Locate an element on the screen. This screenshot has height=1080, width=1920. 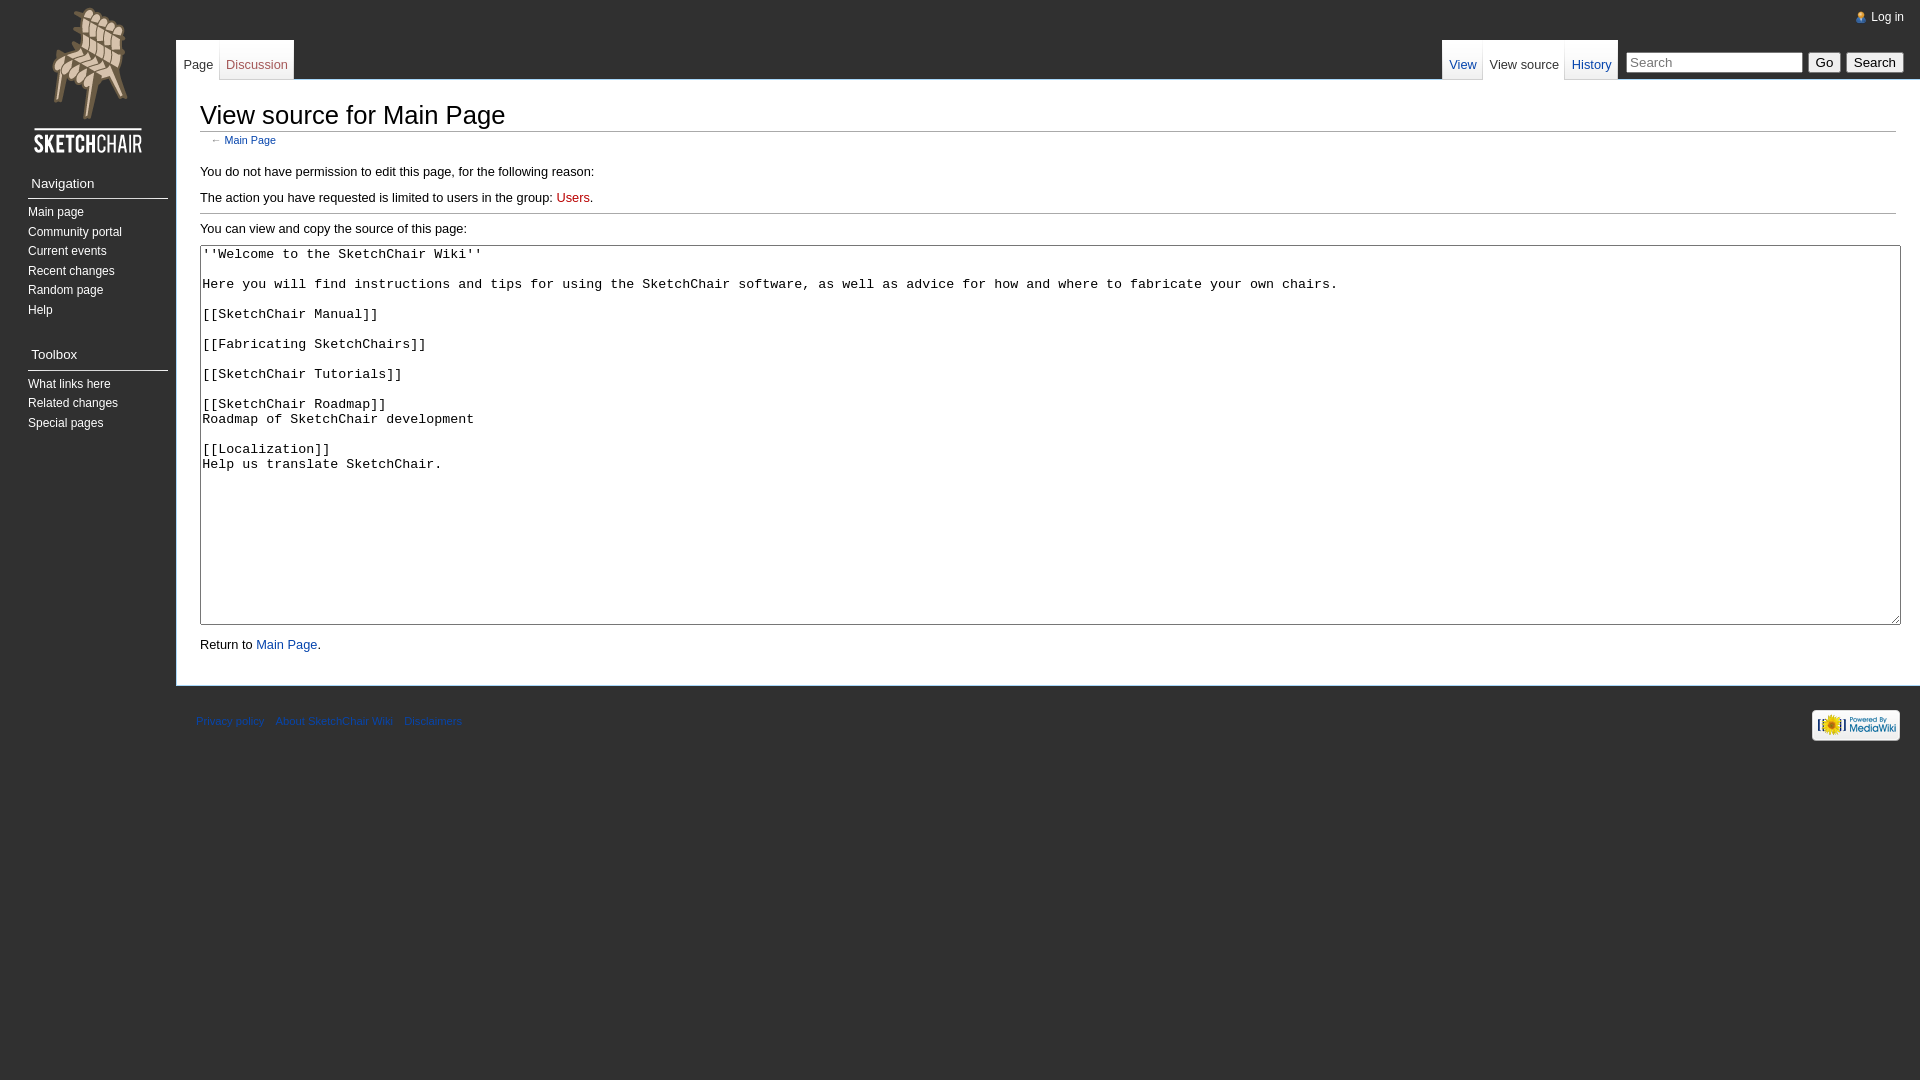
'About SketchChair Wiki' is located at coordinates (274, 721).